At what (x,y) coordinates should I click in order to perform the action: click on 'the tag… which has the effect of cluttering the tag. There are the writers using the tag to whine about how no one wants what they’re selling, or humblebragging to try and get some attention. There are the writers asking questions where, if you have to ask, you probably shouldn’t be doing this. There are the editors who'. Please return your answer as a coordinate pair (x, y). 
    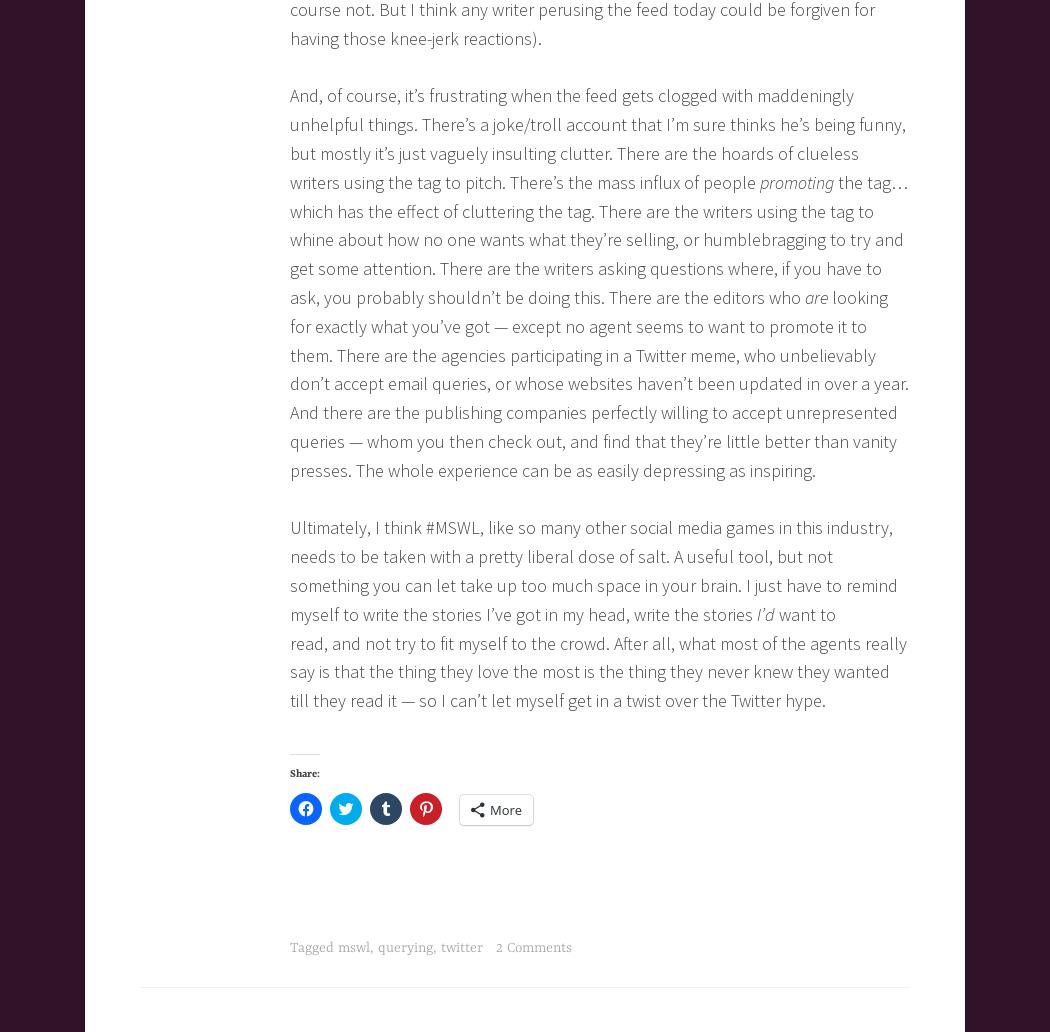
    Looking at the image, I should click on (598, 238).